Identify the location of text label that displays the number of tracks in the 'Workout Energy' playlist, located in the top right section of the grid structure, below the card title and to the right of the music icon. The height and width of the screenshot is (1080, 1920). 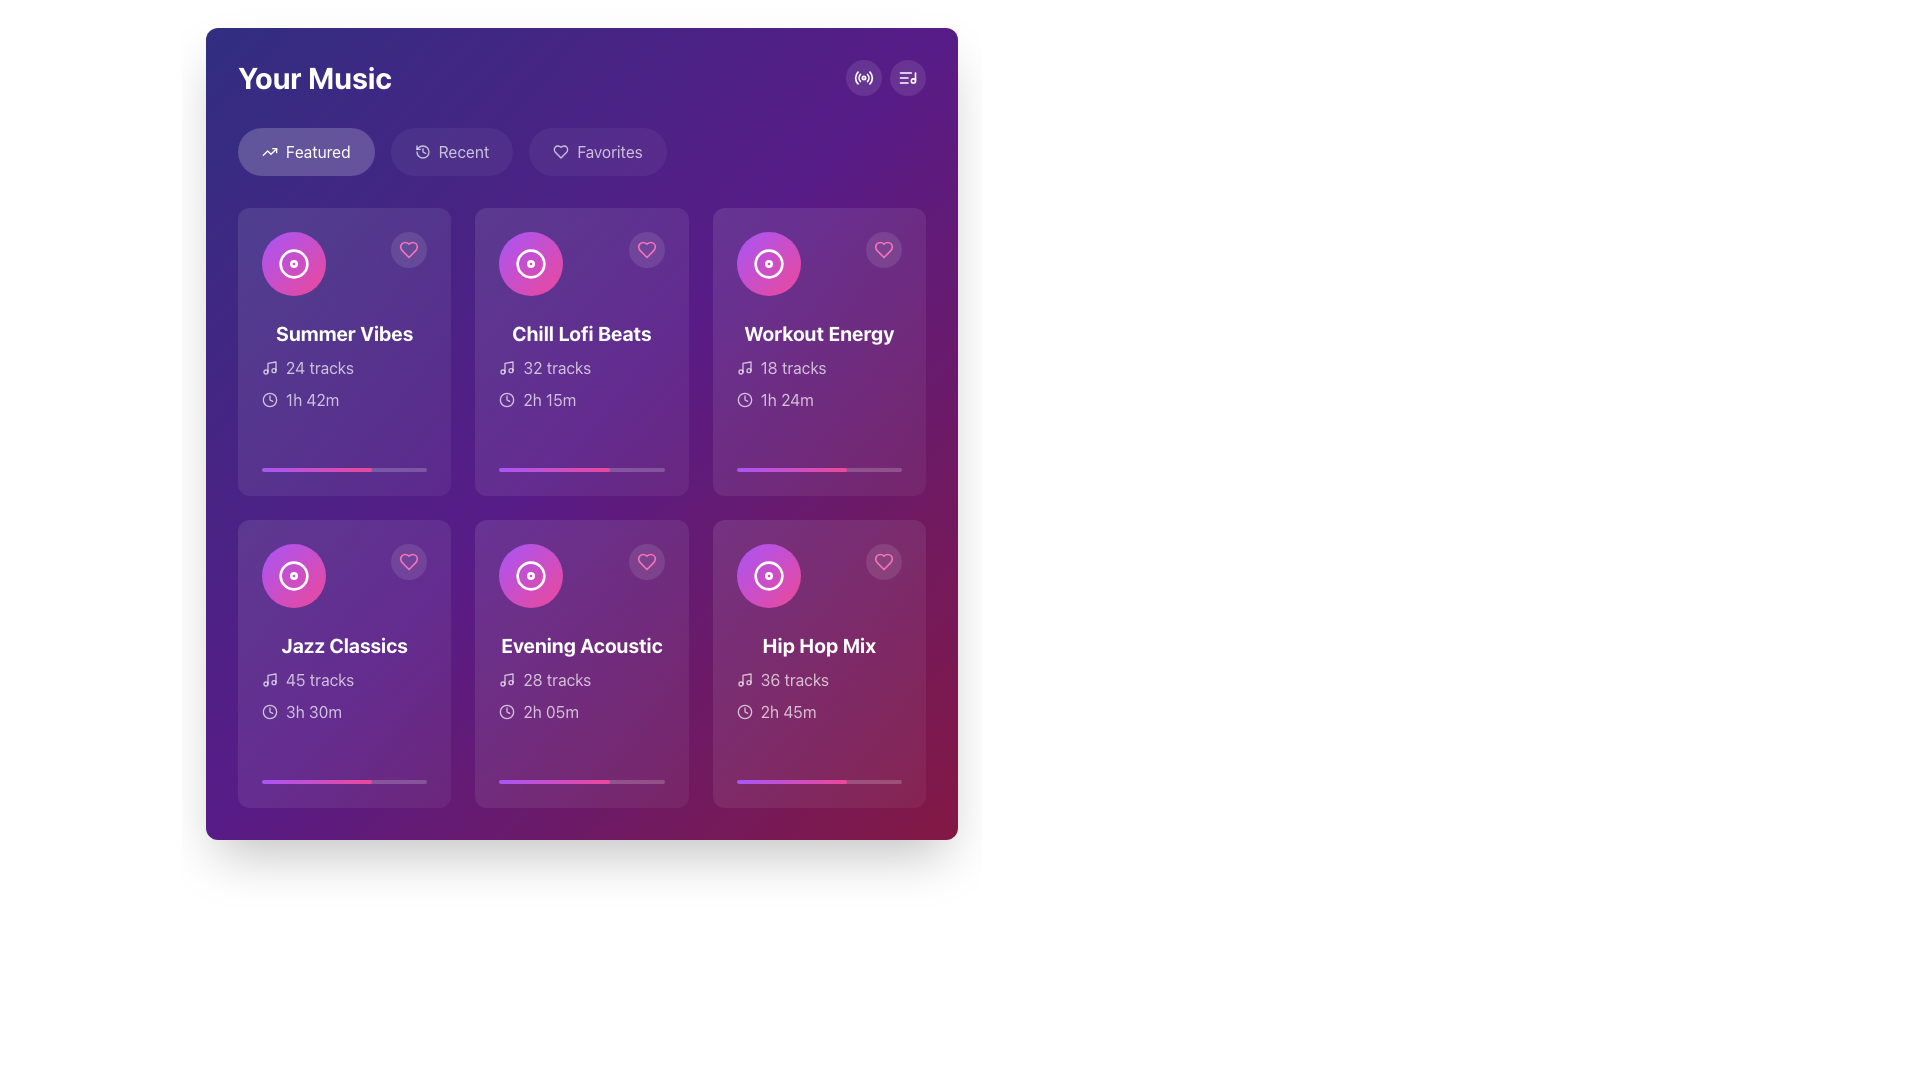
(792, 367).